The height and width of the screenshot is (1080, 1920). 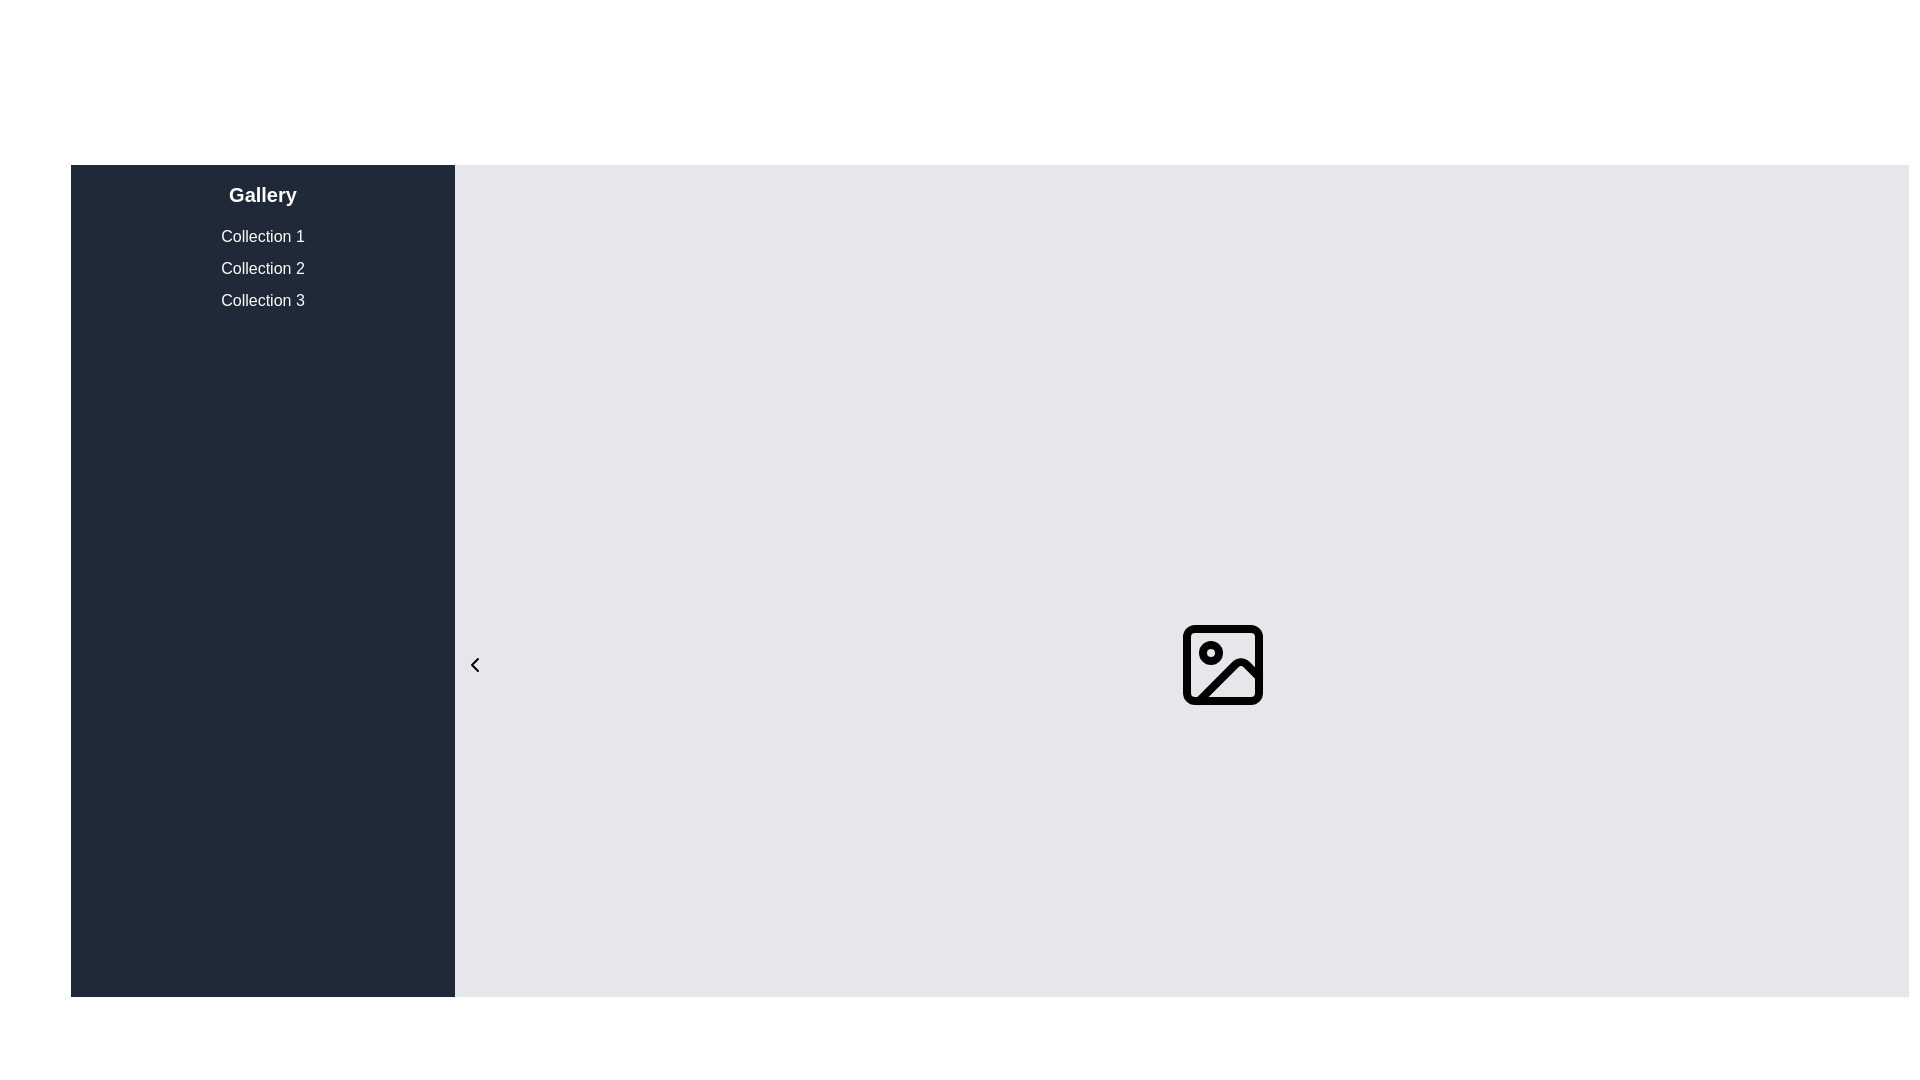 What do you see at coordinates (262, 300) in the screenshot?
I see `the List Item labeled 'Collection 3'` at bounding box center [262, 300].